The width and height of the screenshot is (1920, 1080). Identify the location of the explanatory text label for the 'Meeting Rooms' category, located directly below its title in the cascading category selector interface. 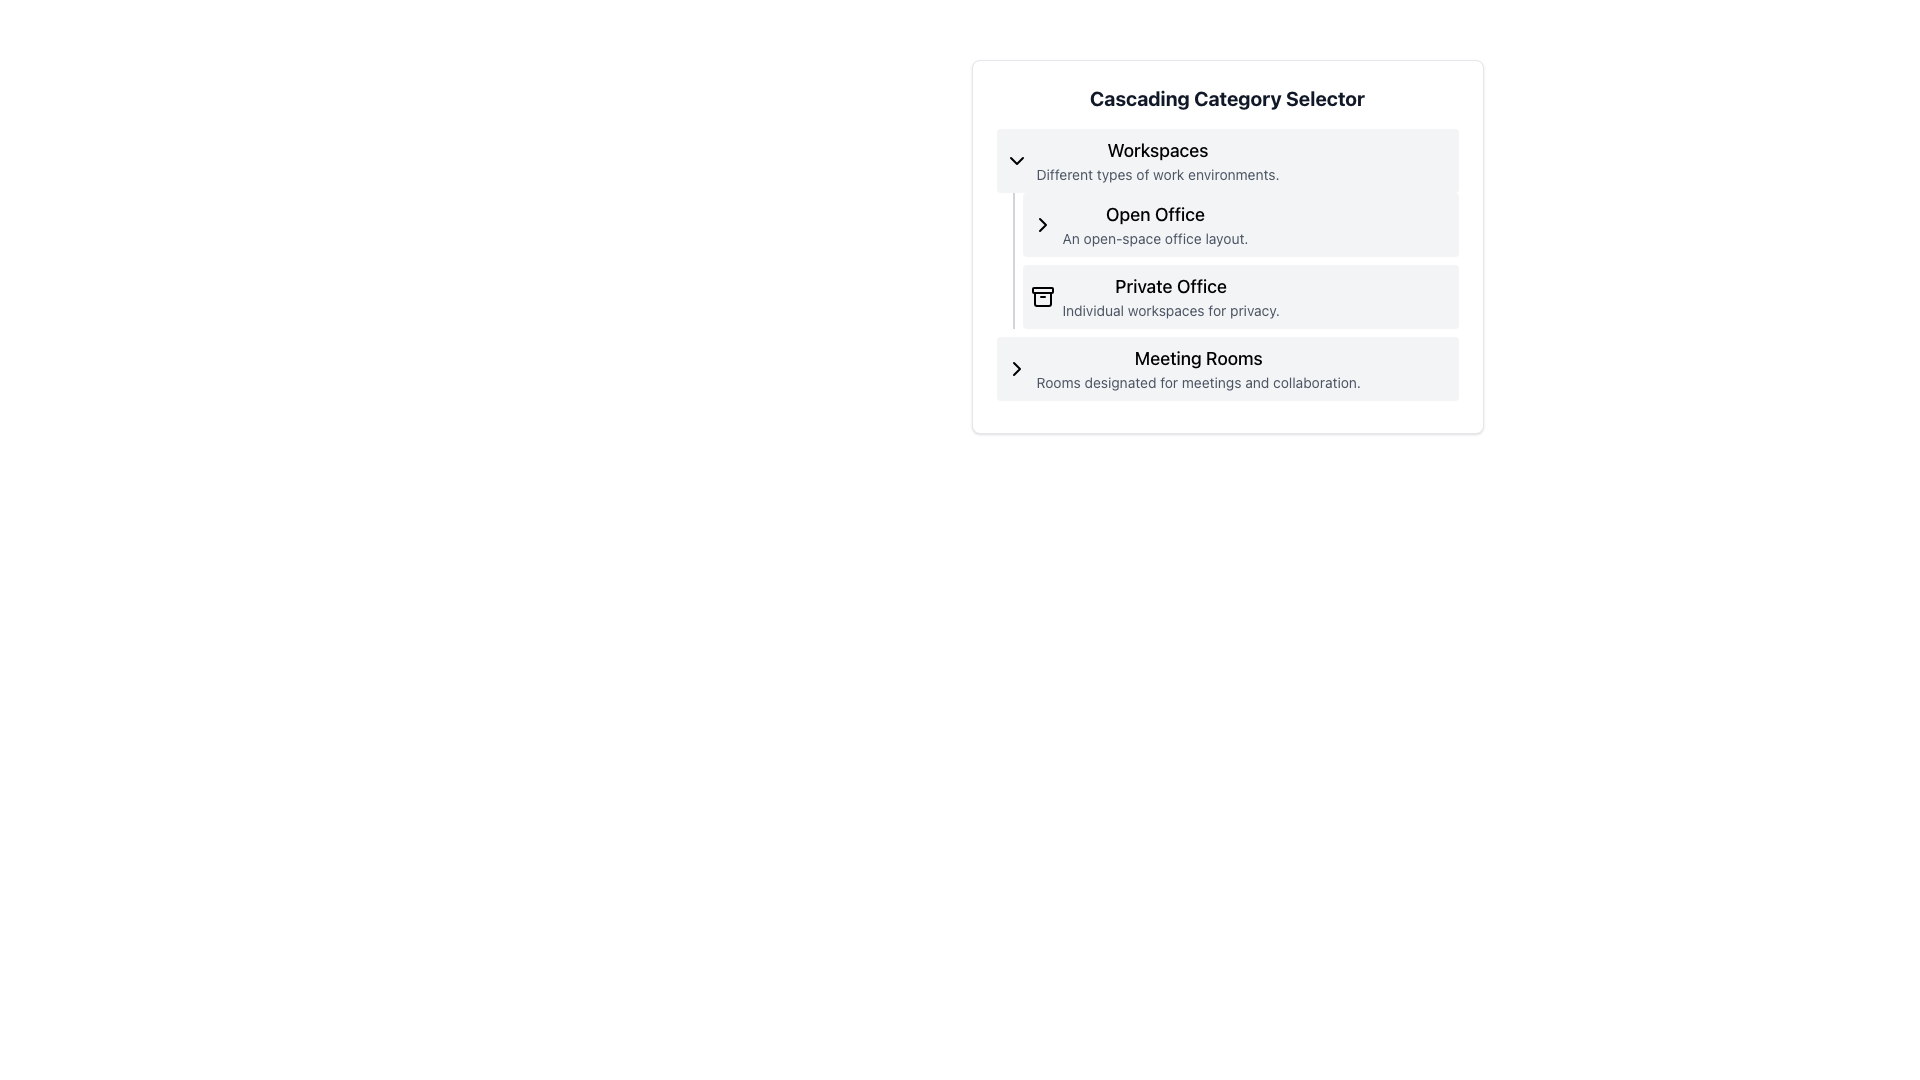
(1198, 382).